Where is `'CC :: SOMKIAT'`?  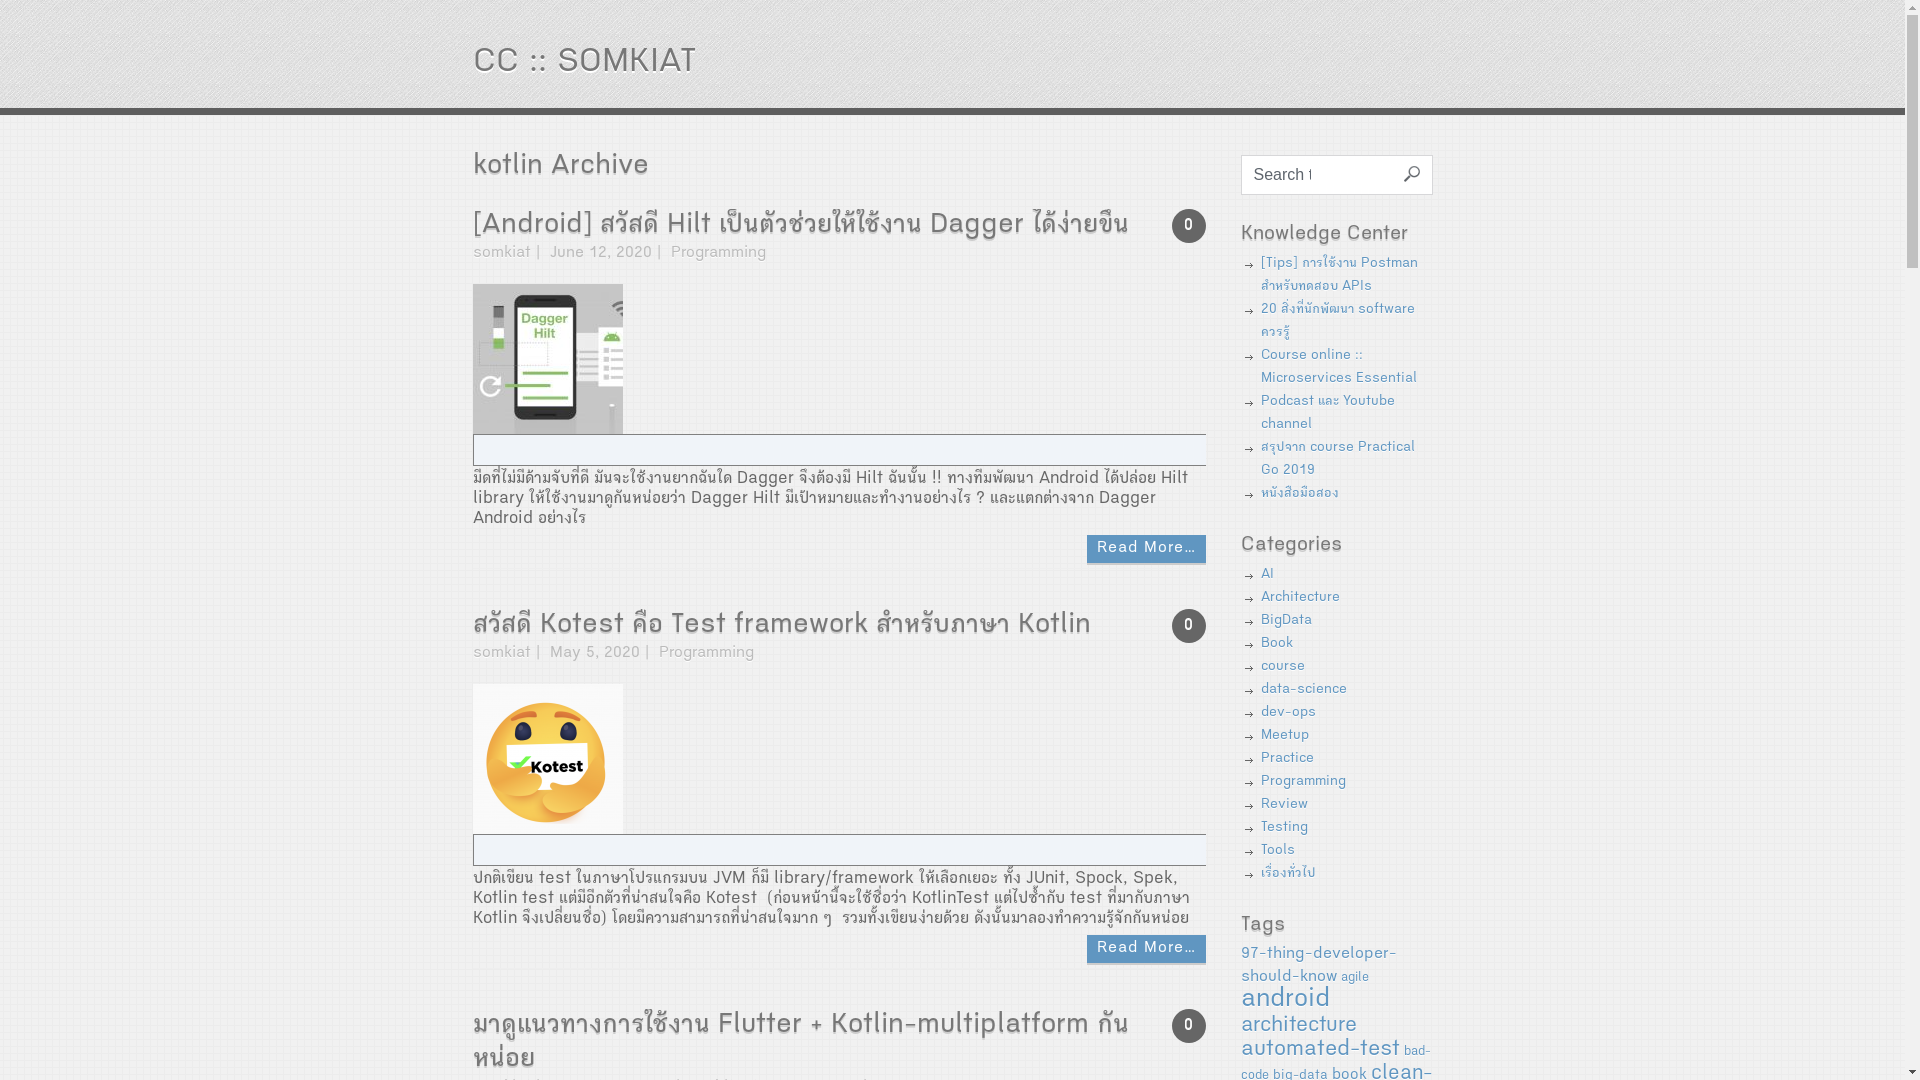 'CC :: SOMKIAT' is located at coordinates (582, 63).